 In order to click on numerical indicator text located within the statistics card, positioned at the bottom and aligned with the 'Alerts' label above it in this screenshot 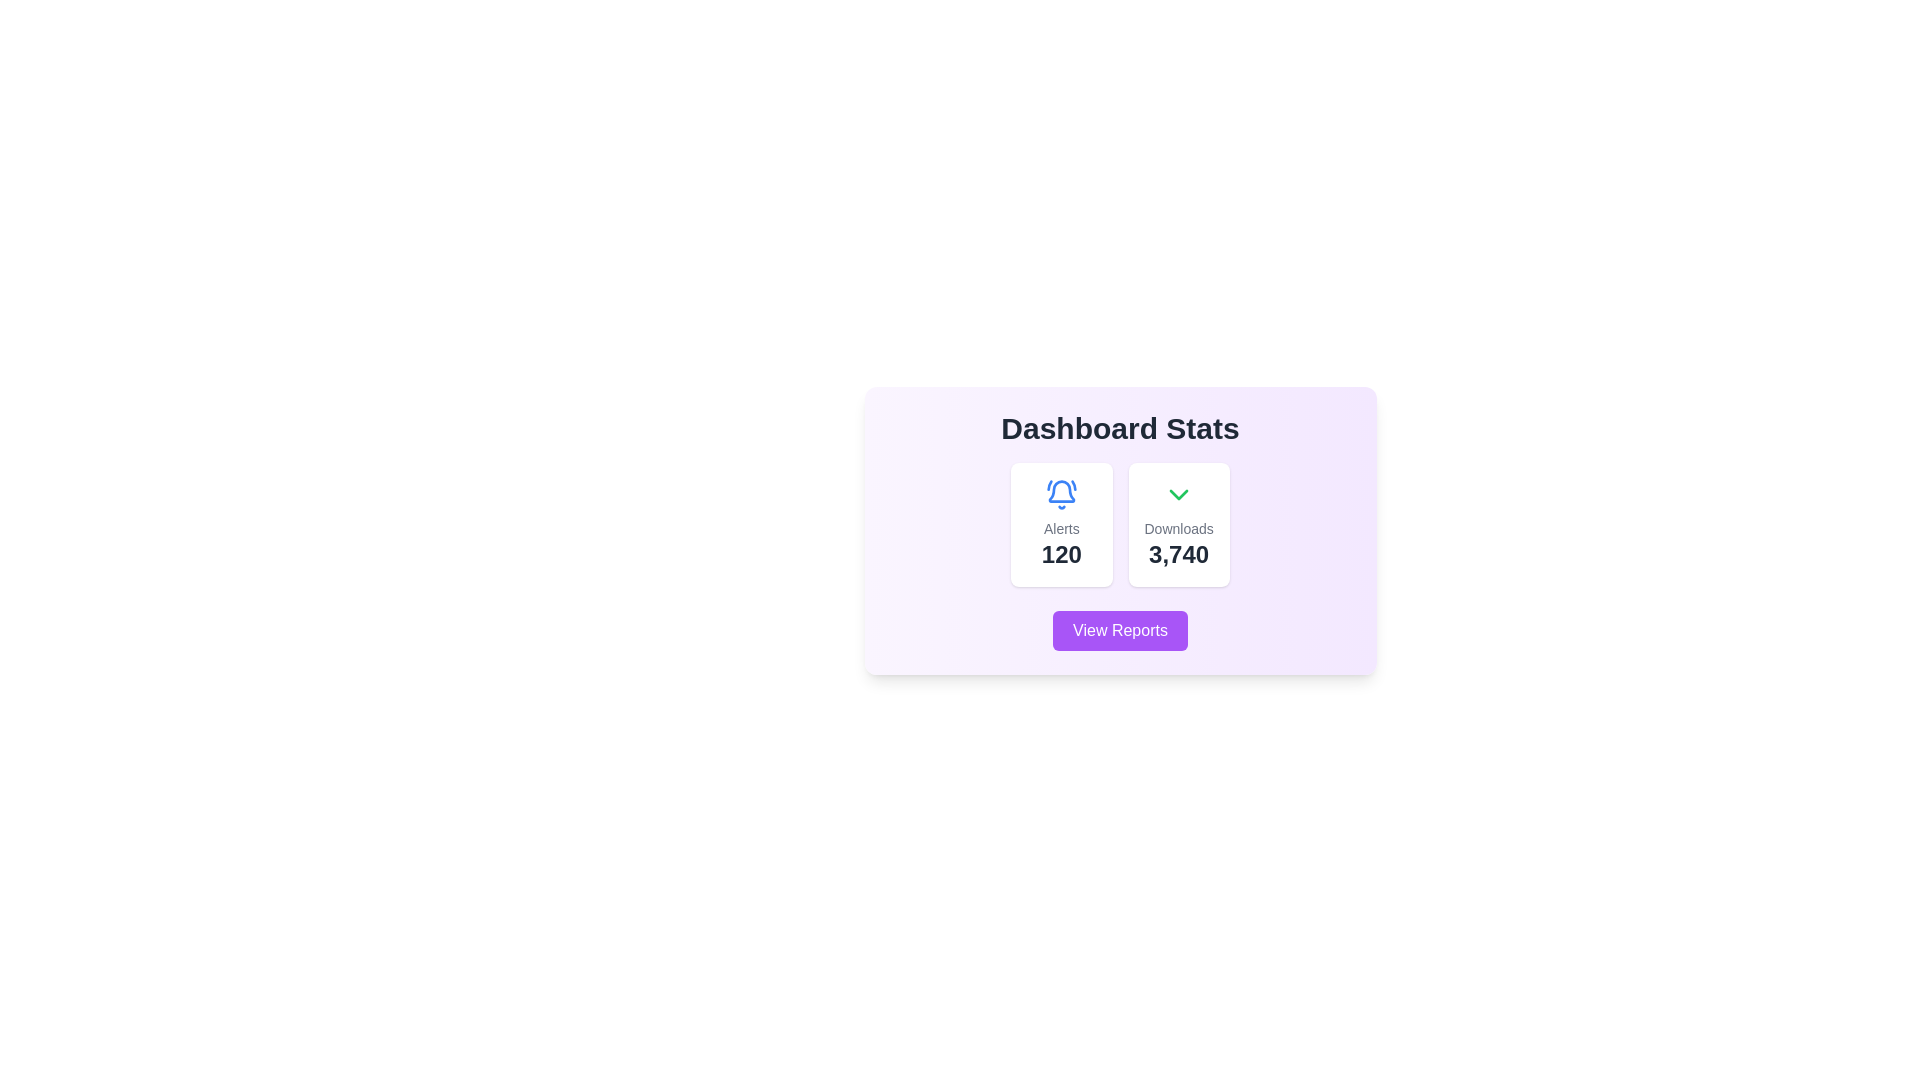, I will do `click(1060, 555)`.